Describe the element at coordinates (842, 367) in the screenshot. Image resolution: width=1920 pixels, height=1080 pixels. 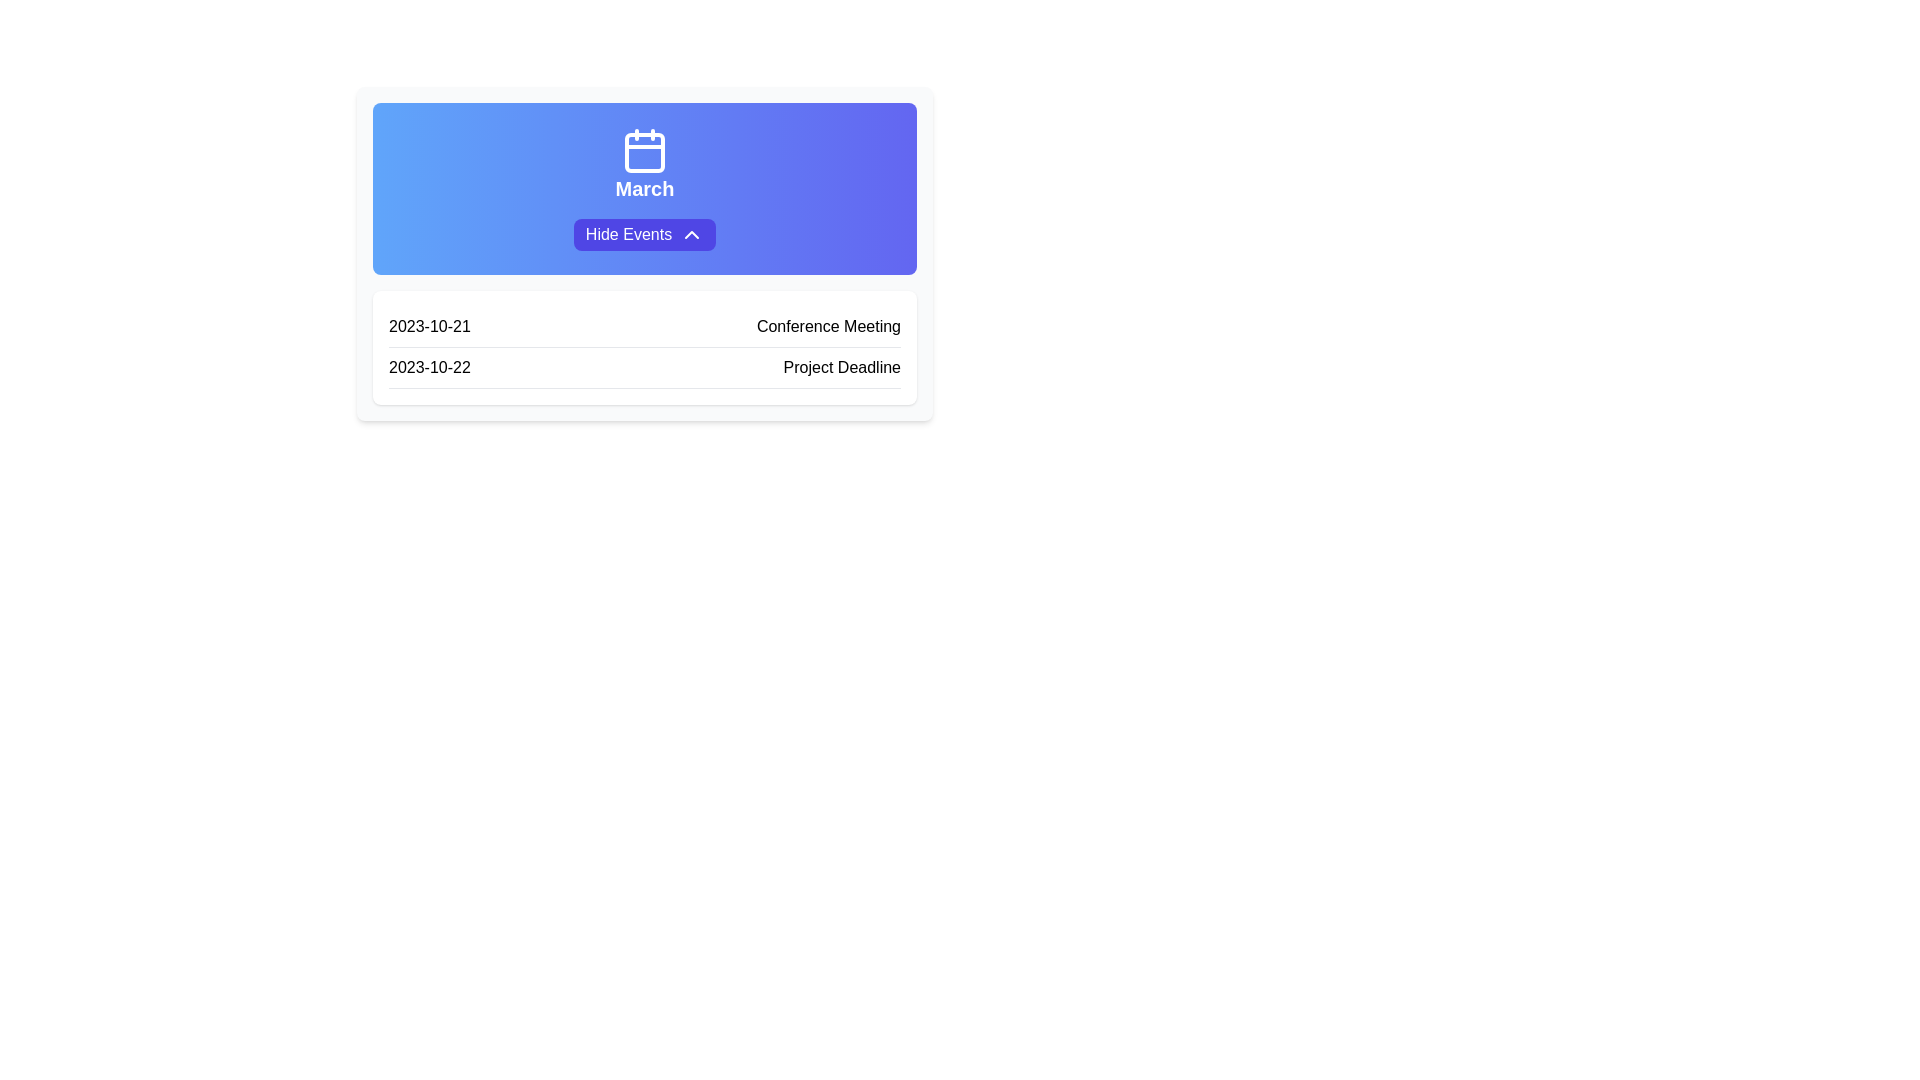
I see `the text label displaying 'Project Deadline'` at that location.